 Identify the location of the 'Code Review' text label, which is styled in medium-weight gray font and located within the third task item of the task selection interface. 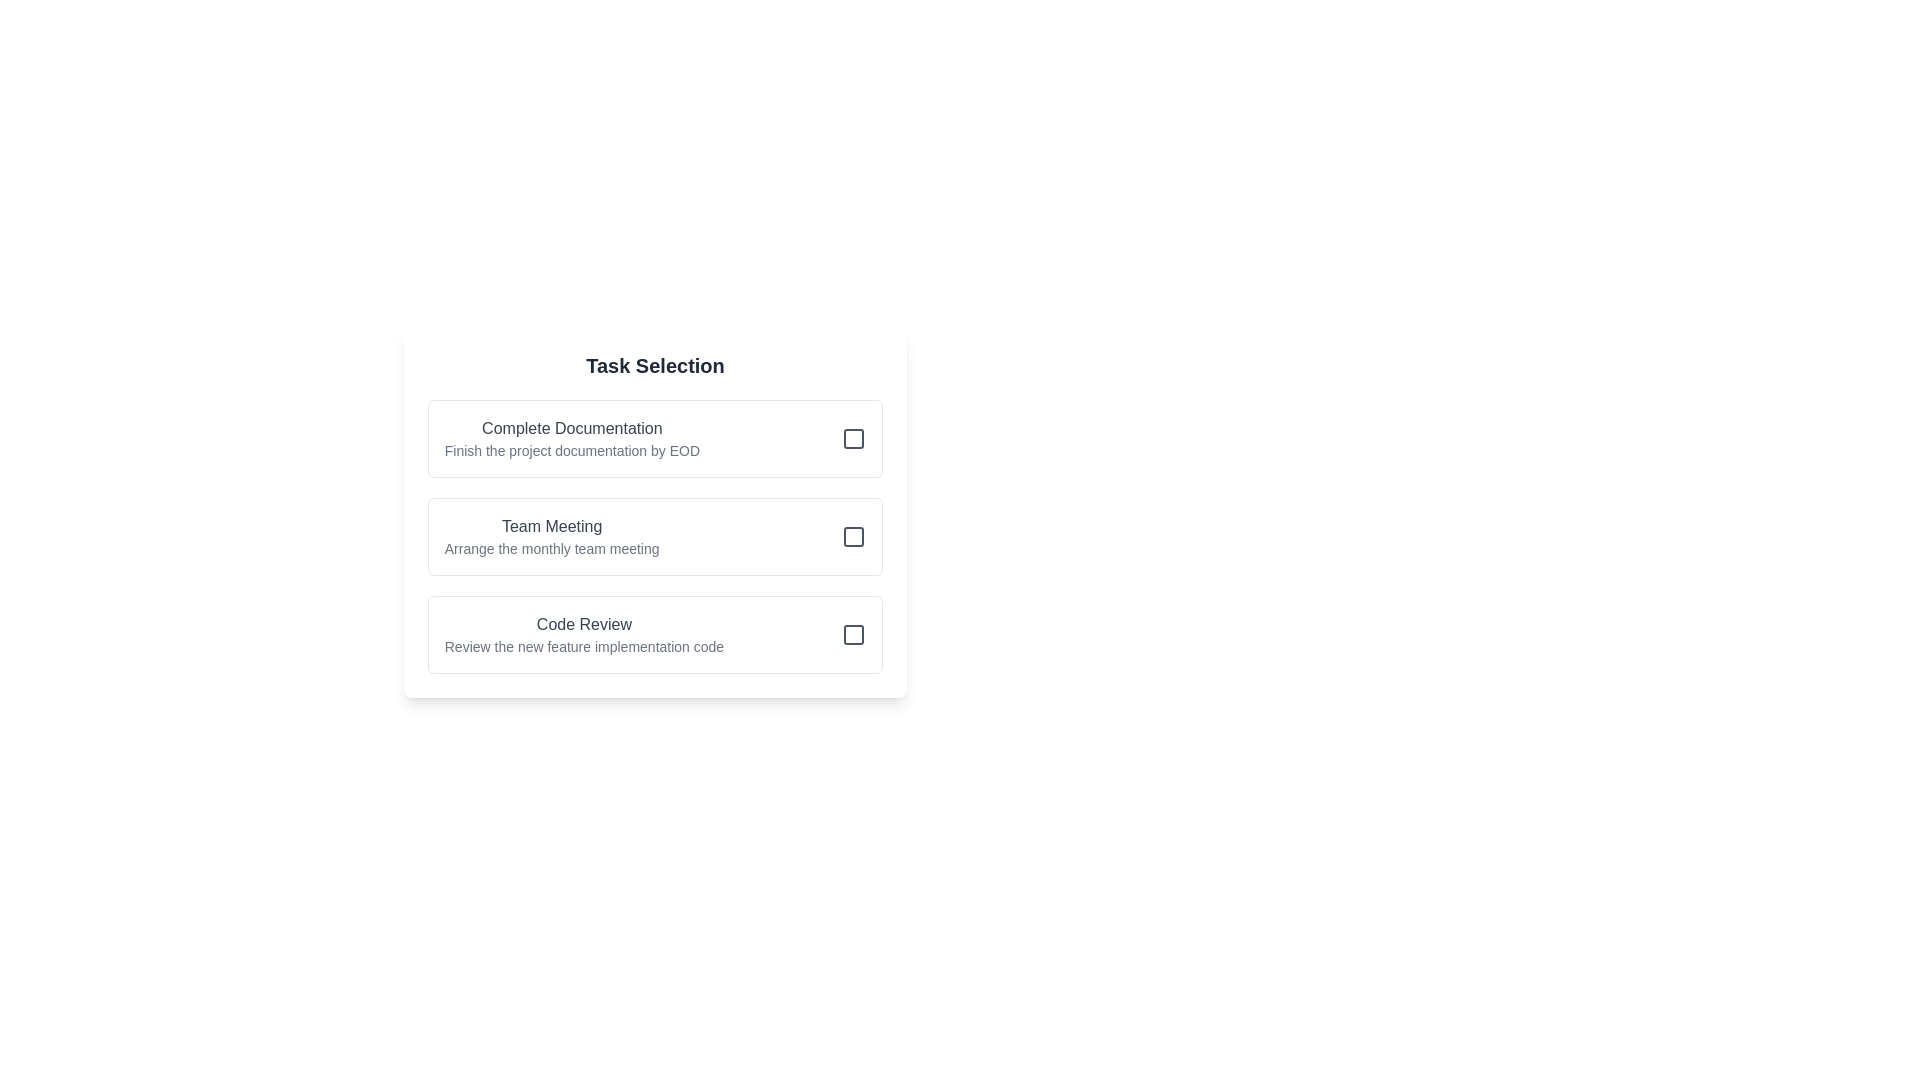
(583, 623).